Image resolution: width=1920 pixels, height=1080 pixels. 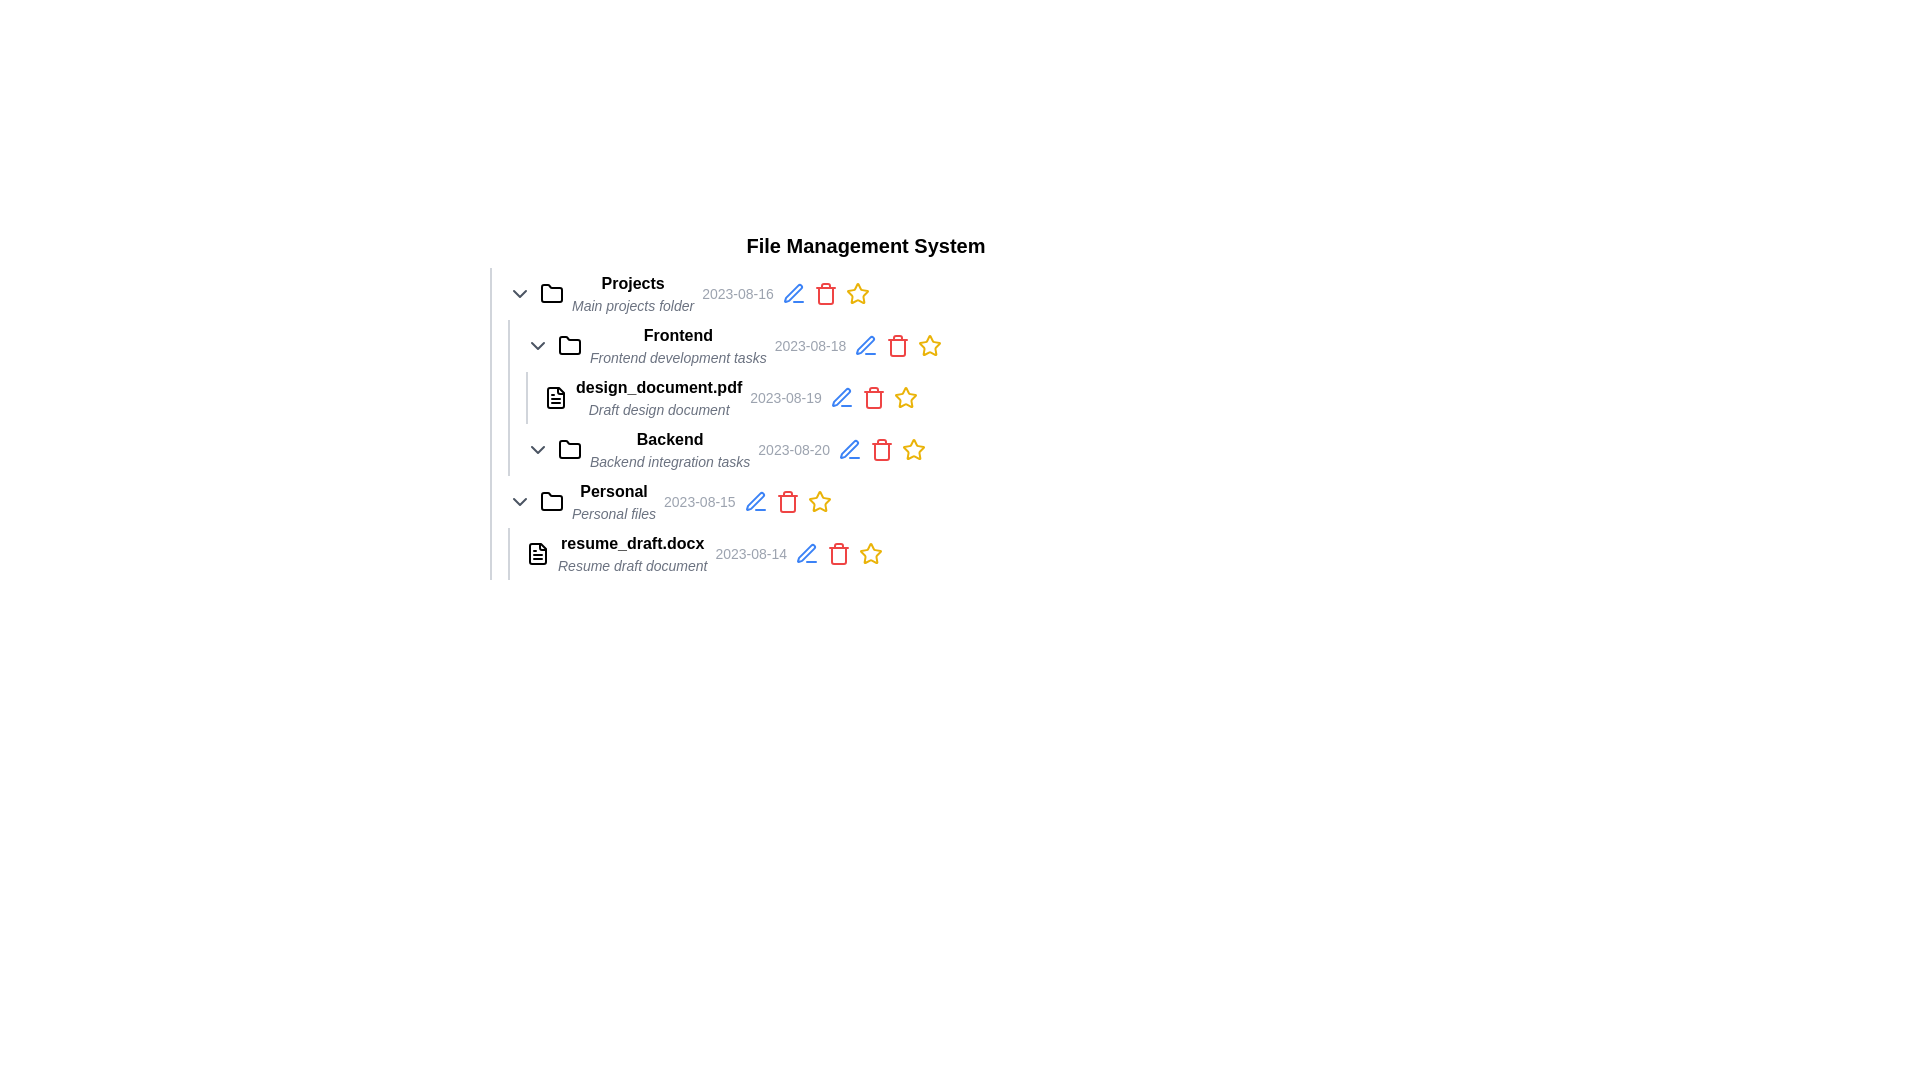 I want to click on the icon representing the 'resume_draft.docx' document, so click(x=537, y=554).